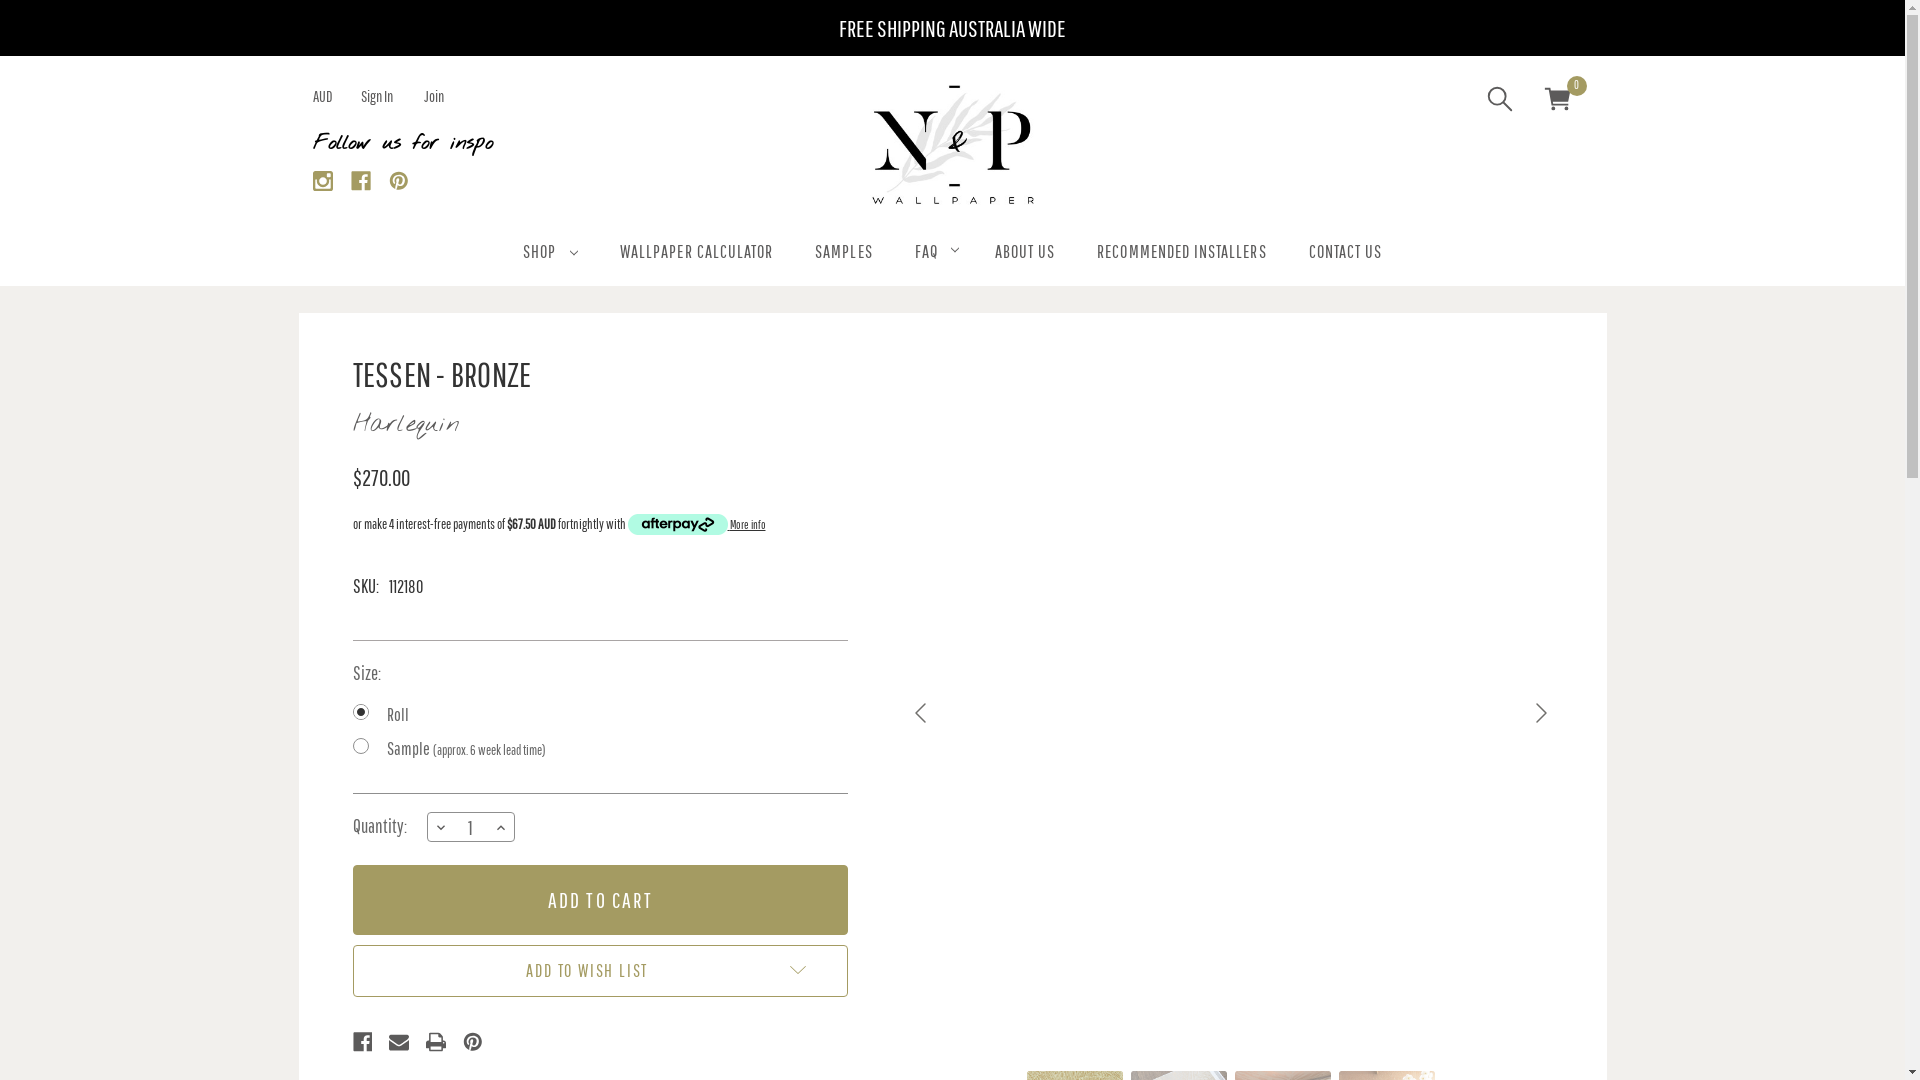 The height and width of the screenshot is (1080, 1920). I want to click on 'INCREASE QUANTITY OF TESSEN - BRONZE', so click(500, 826).